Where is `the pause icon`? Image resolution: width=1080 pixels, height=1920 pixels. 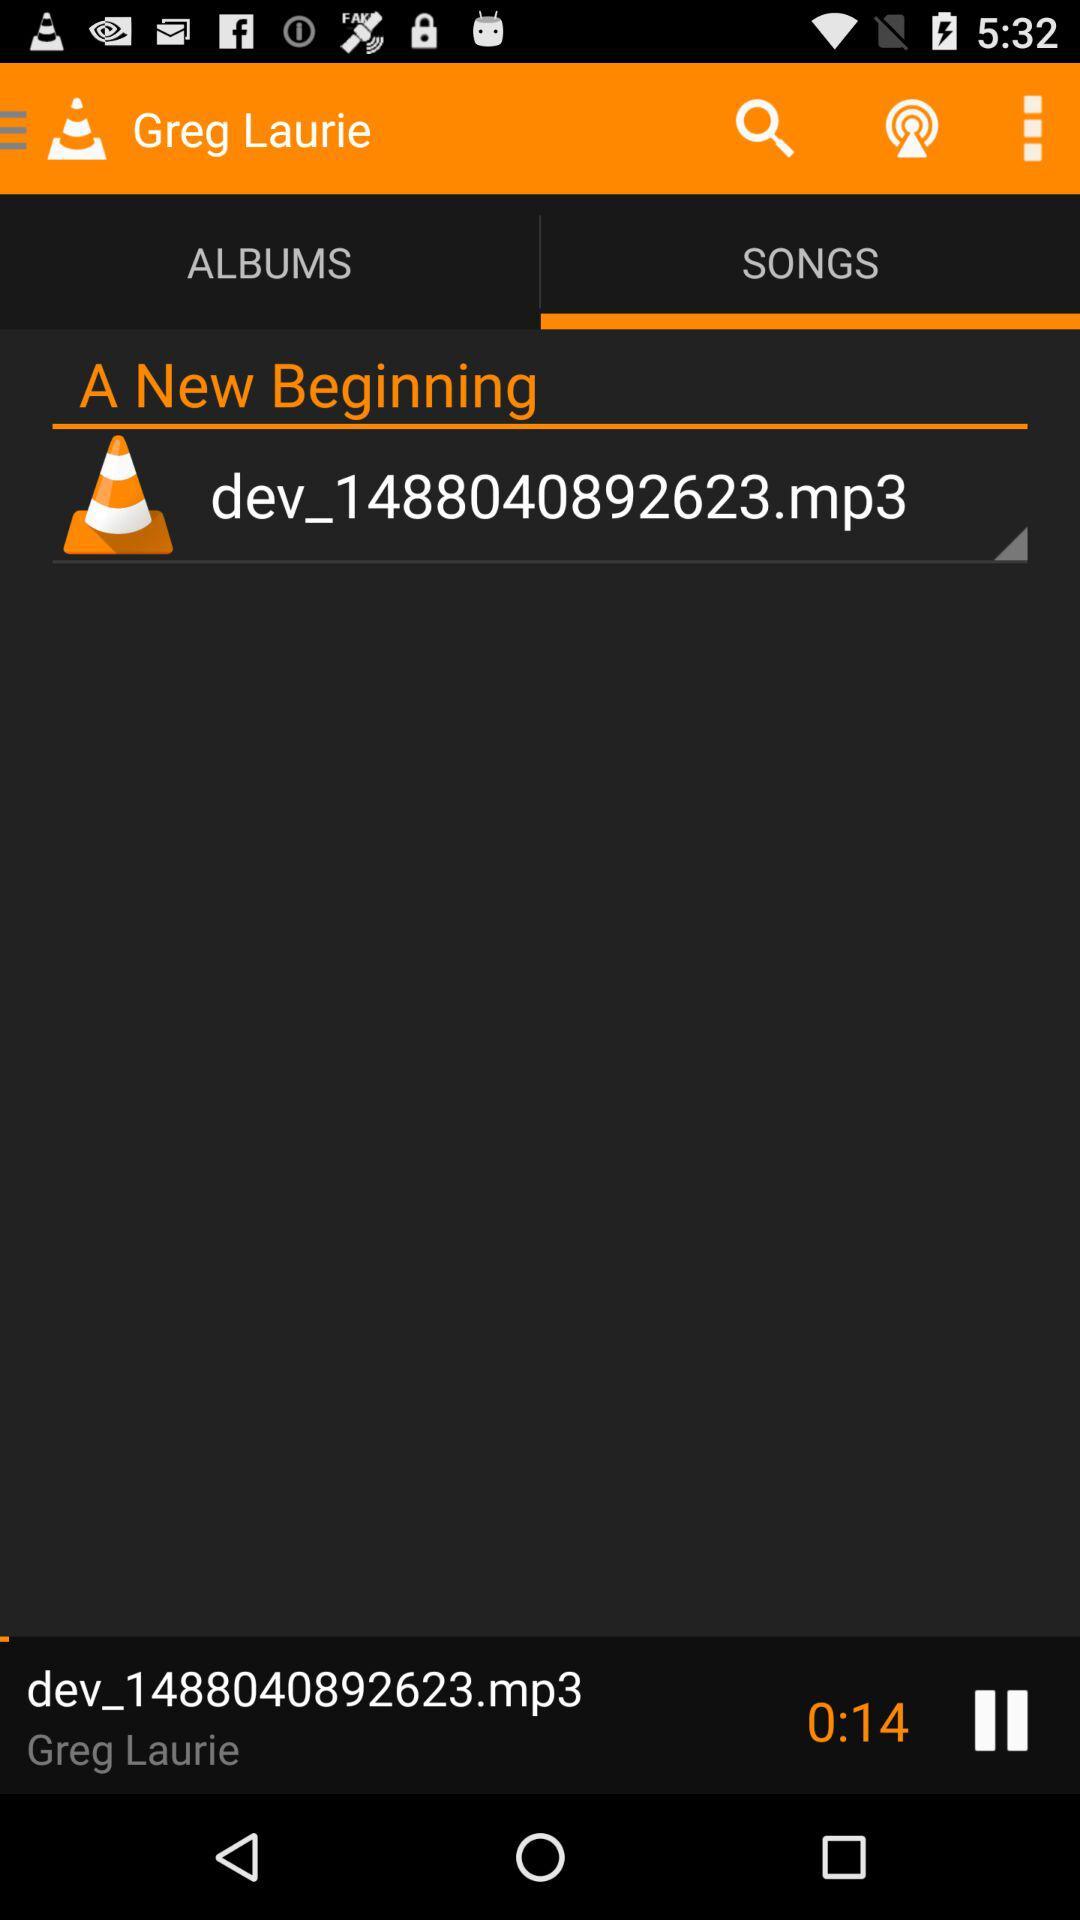
the pause icon is located at coordinates (1001, 1840).